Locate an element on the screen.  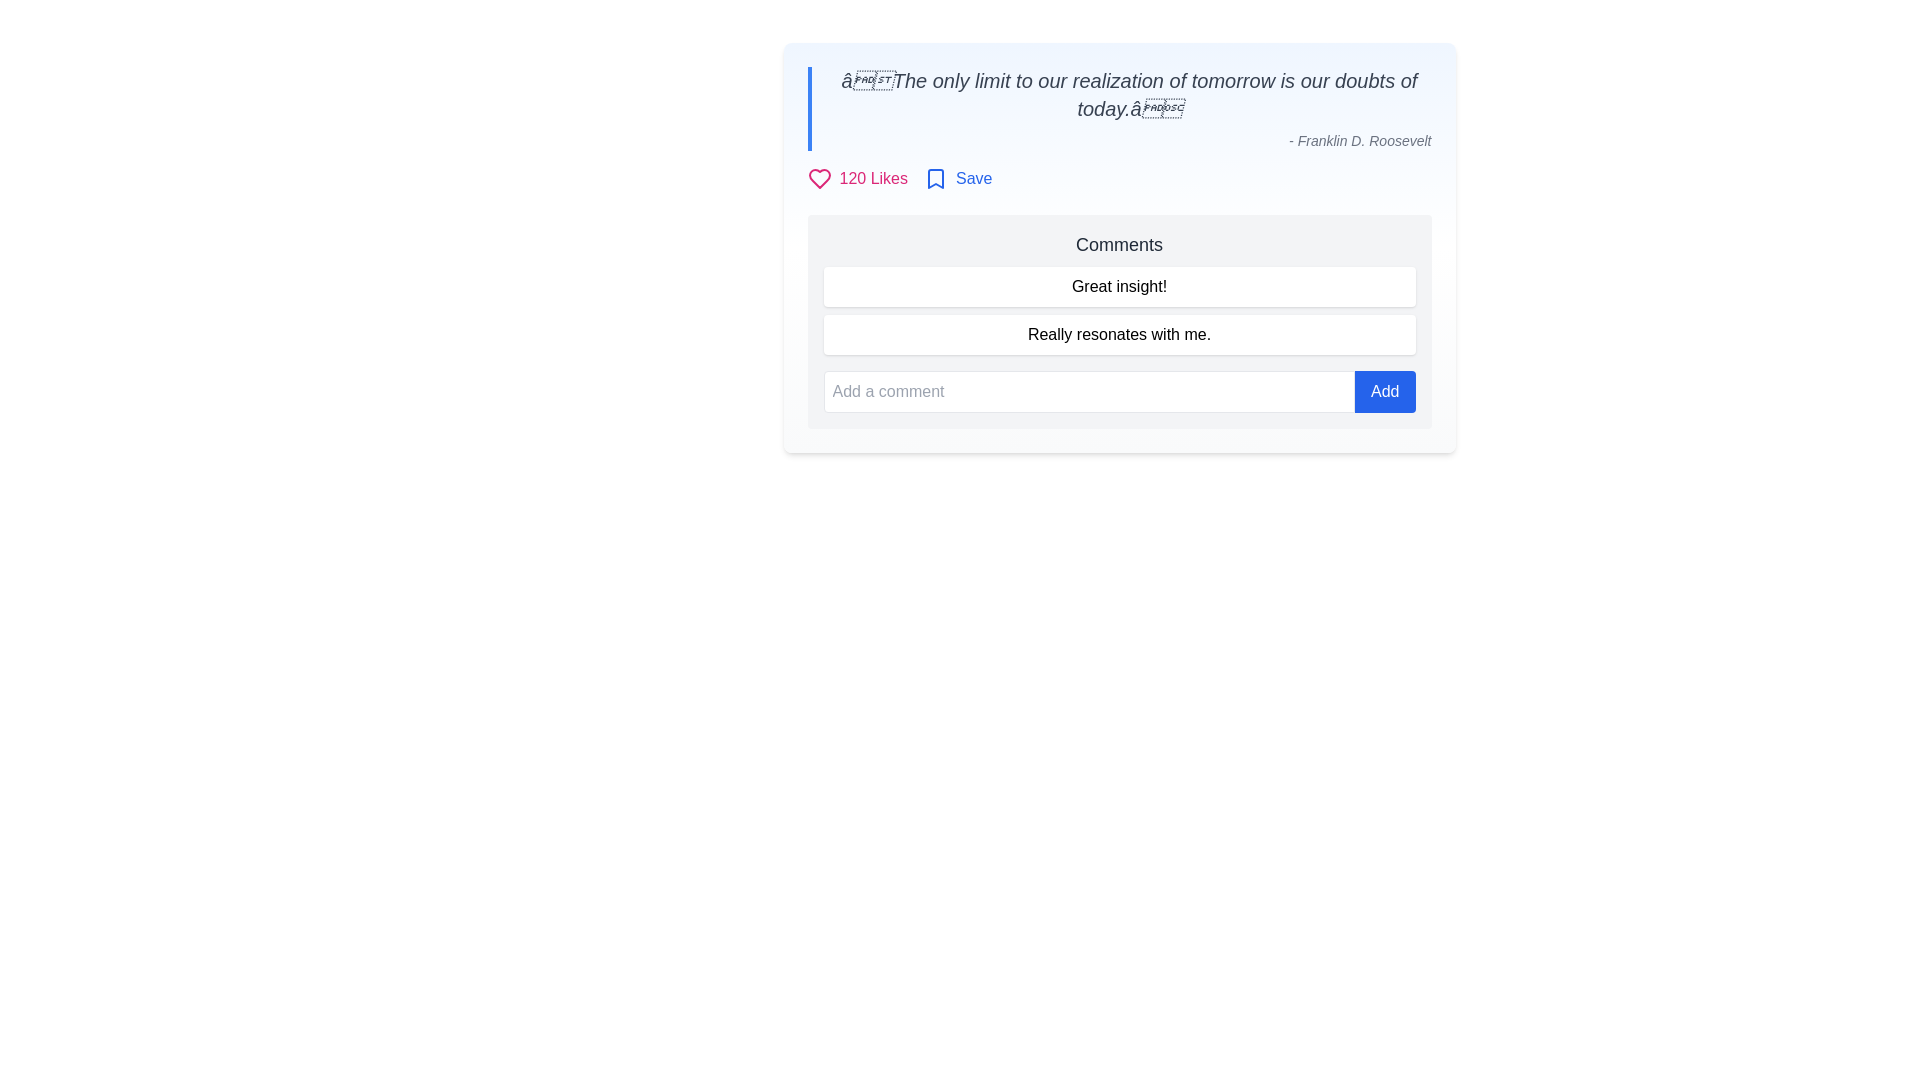
the 'Save' text label, which is blue and slightly bolded, located to the right of a bookmark icon at the top part of the interface is located at coordinates (974, 177).